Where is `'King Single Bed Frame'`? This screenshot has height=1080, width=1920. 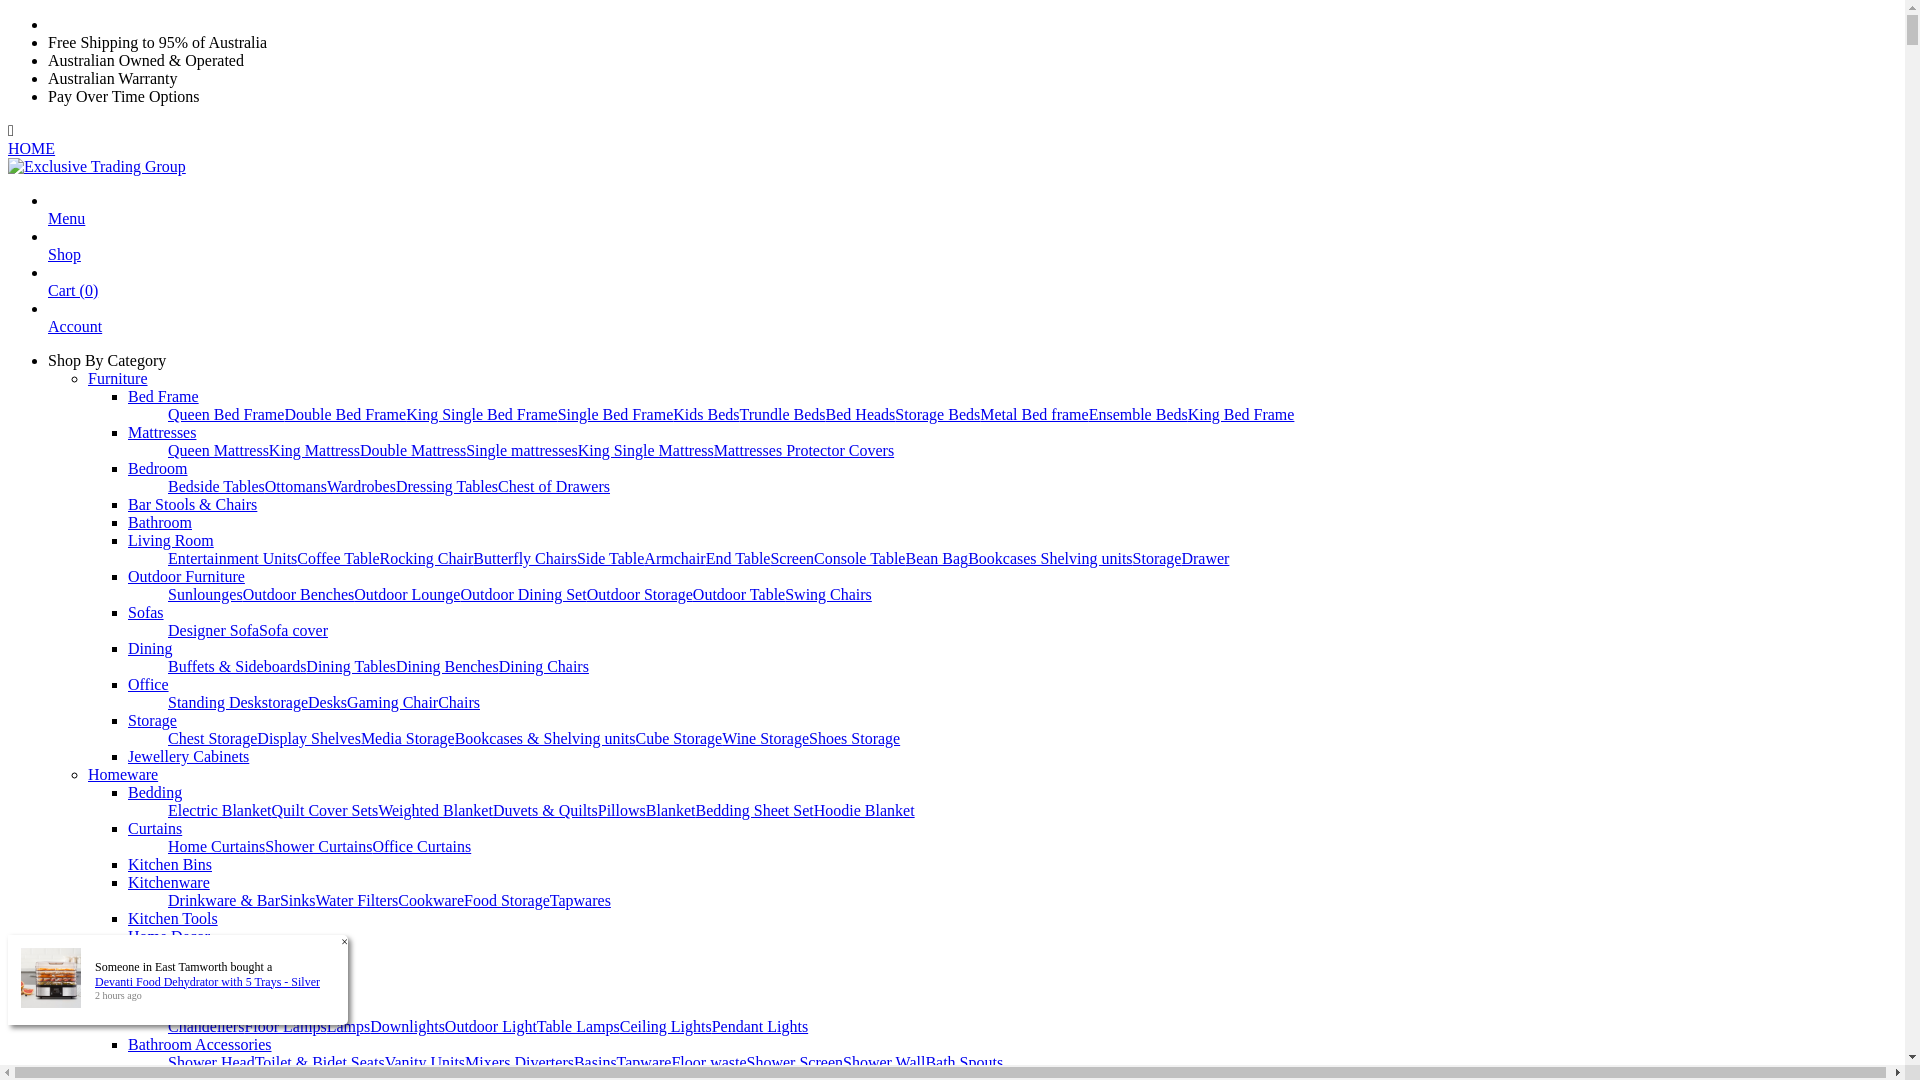 'King Single Bed Frame' is located at coordinates (405, 413).